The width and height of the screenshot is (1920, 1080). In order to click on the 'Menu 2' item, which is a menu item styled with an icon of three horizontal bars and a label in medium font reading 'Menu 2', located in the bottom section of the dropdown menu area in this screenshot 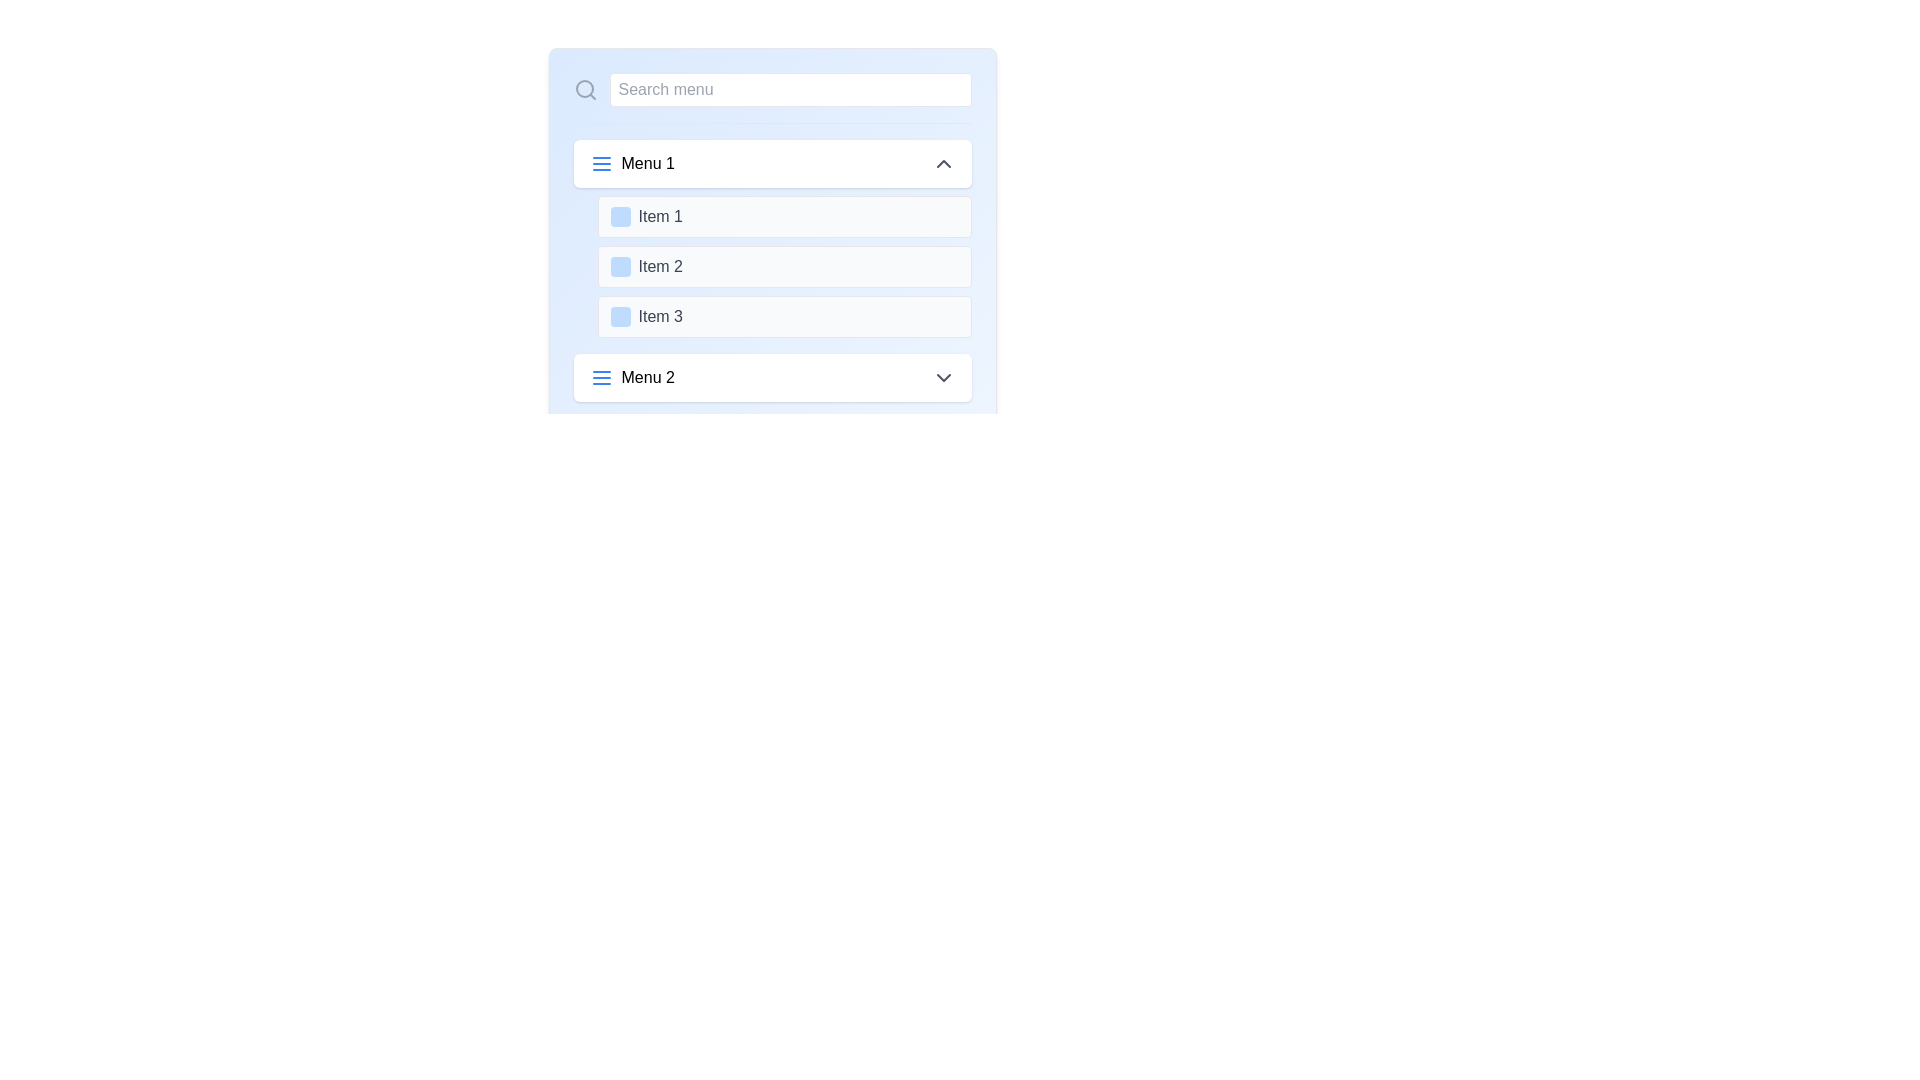, I will do `click(631, 378)`.